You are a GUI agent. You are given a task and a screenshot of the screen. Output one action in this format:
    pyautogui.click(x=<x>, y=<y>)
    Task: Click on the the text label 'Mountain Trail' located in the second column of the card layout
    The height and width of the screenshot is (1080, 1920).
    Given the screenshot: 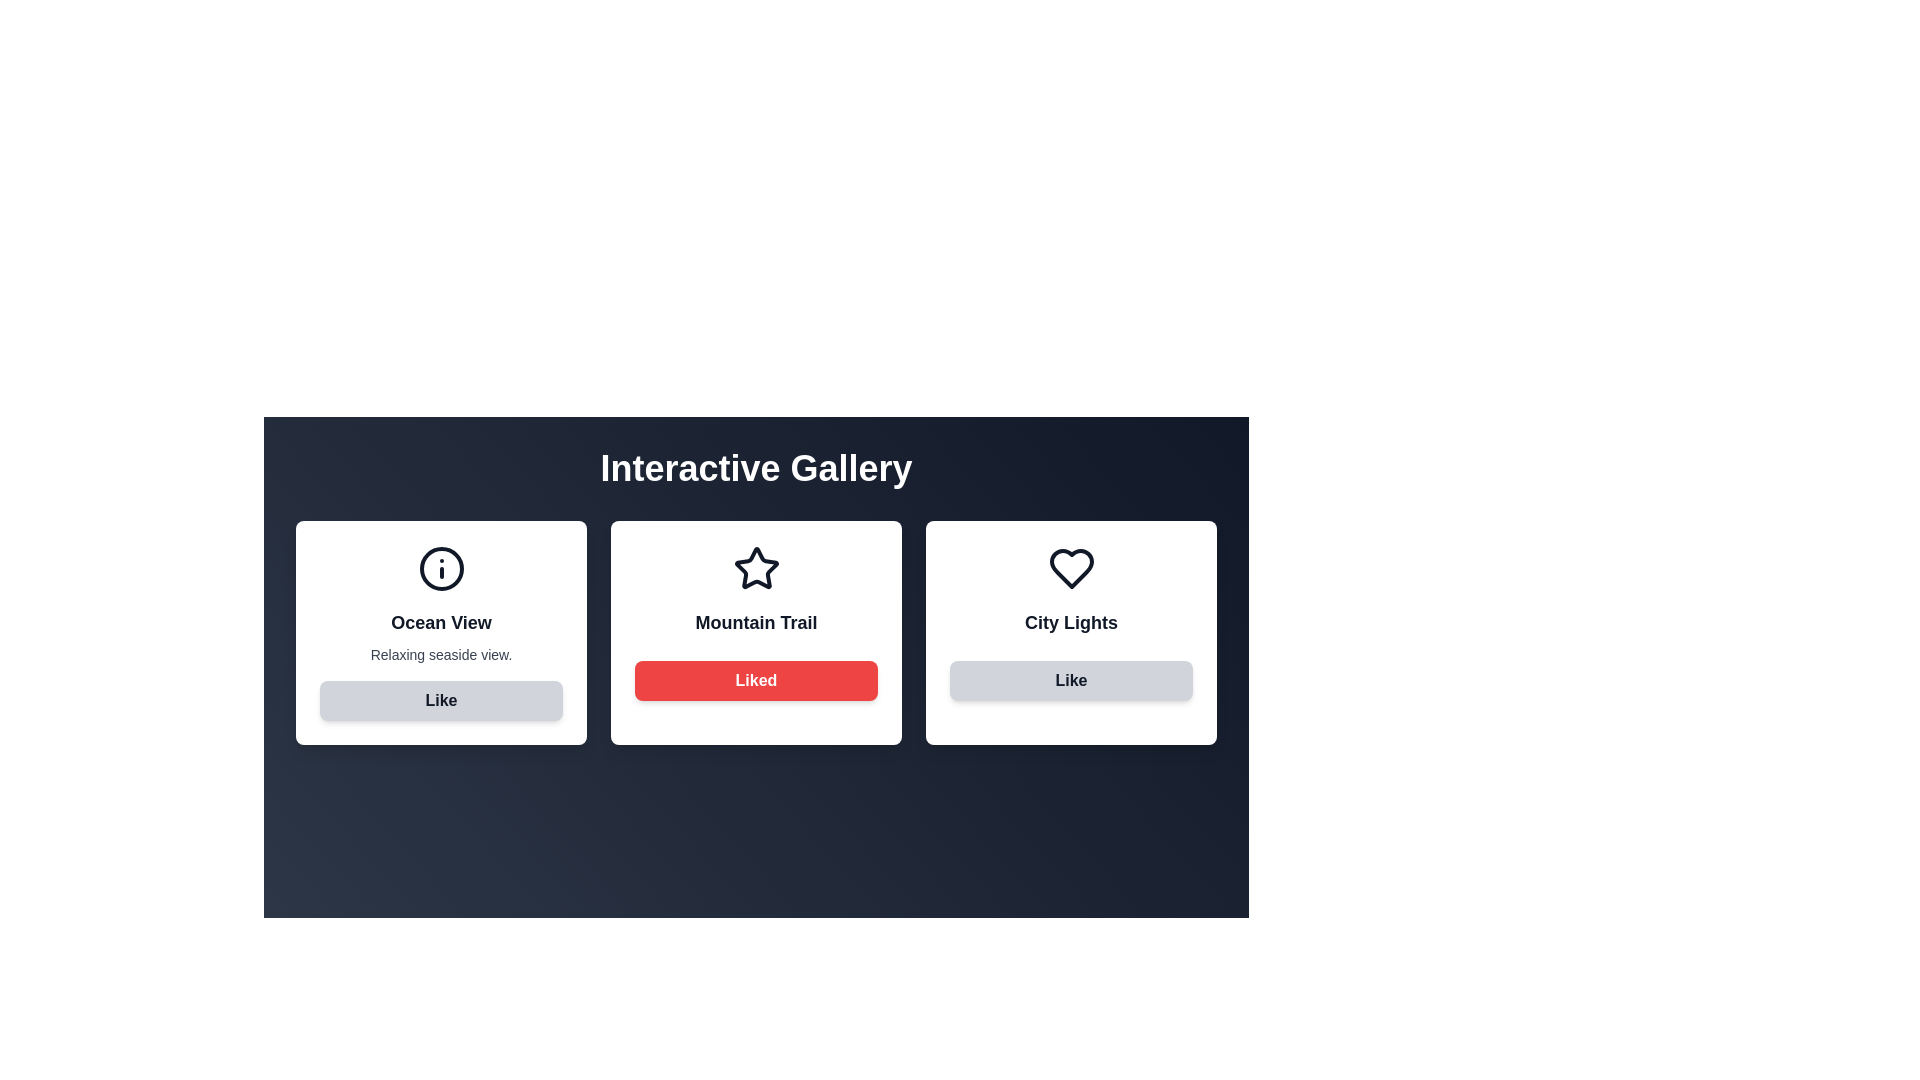 What is the action you would take?
    pyautogui.click(x=755, y=622)
    